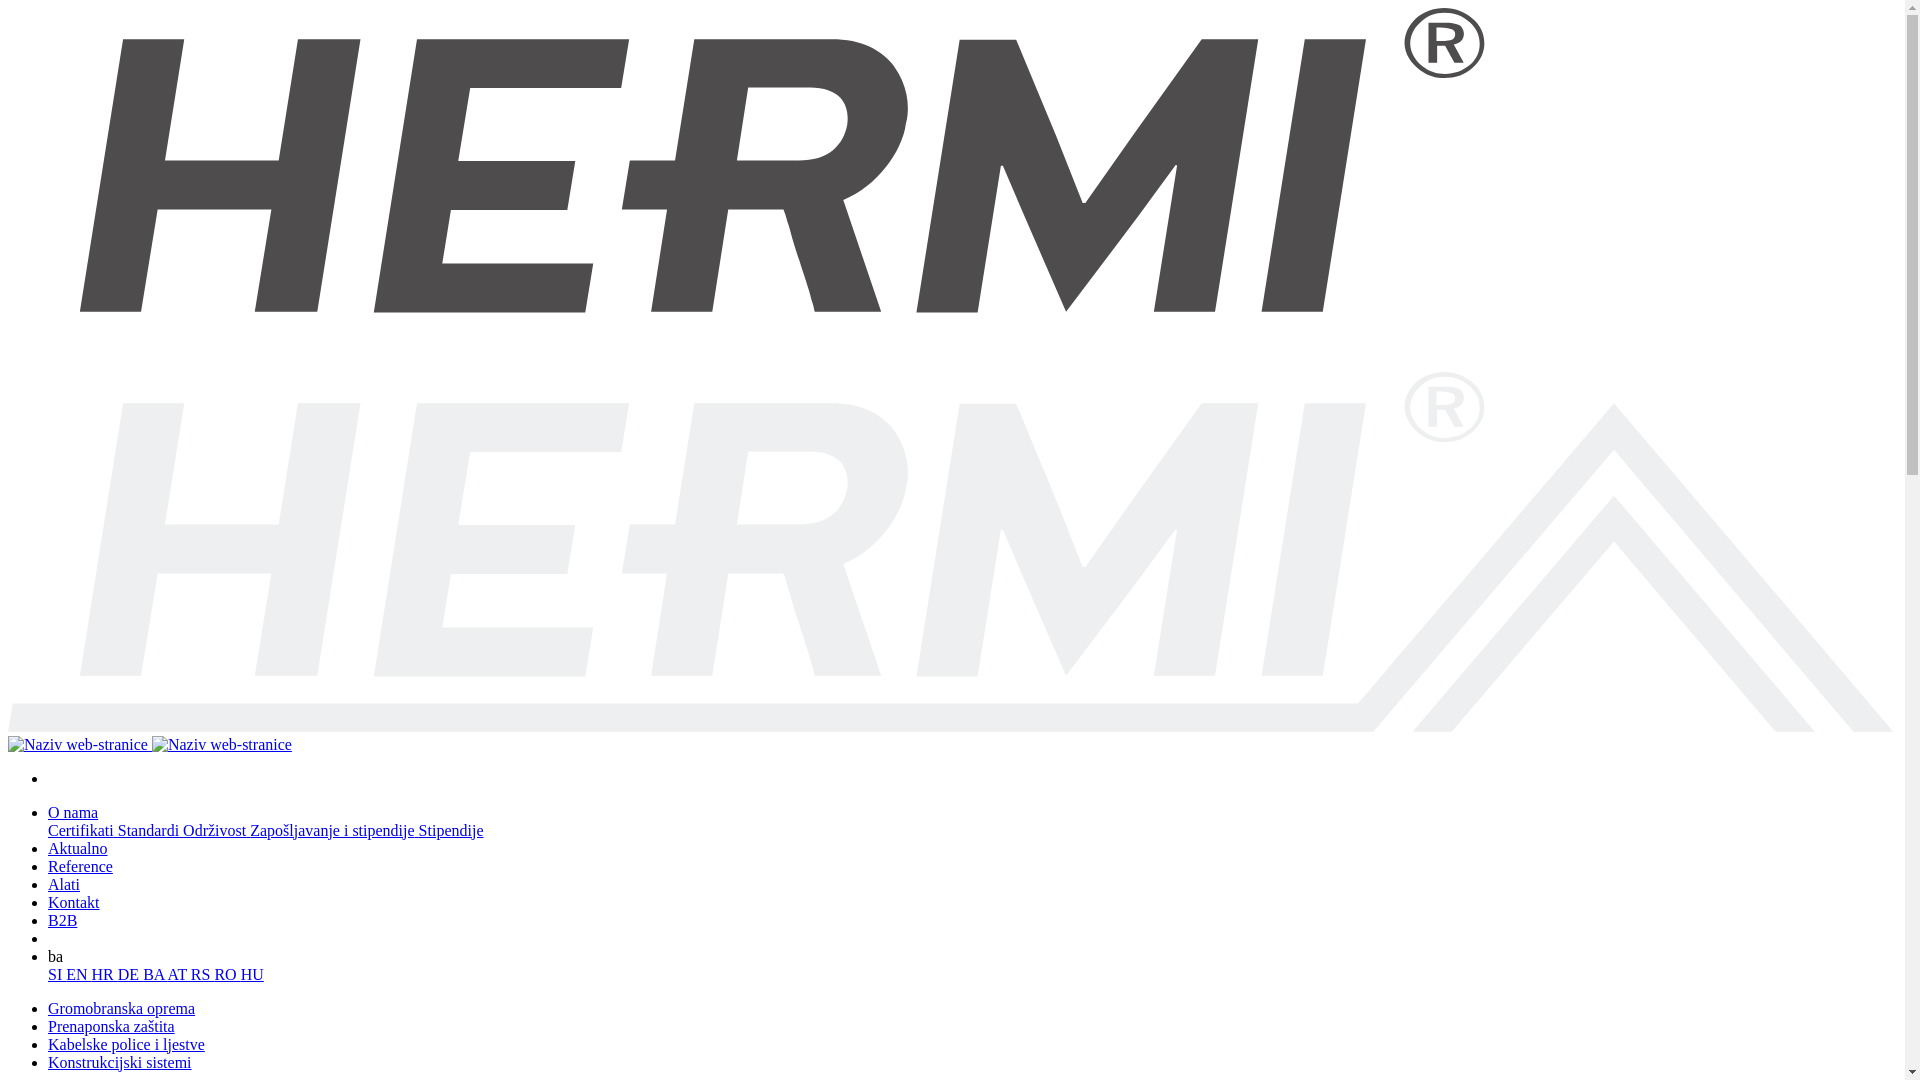 This screenshot has height=1080, width=1920. What do you see at coordinates (125, 1043) in the screenshot?
I see `'Kabelske police i ljestve'` at bounding box center [125, 1043].